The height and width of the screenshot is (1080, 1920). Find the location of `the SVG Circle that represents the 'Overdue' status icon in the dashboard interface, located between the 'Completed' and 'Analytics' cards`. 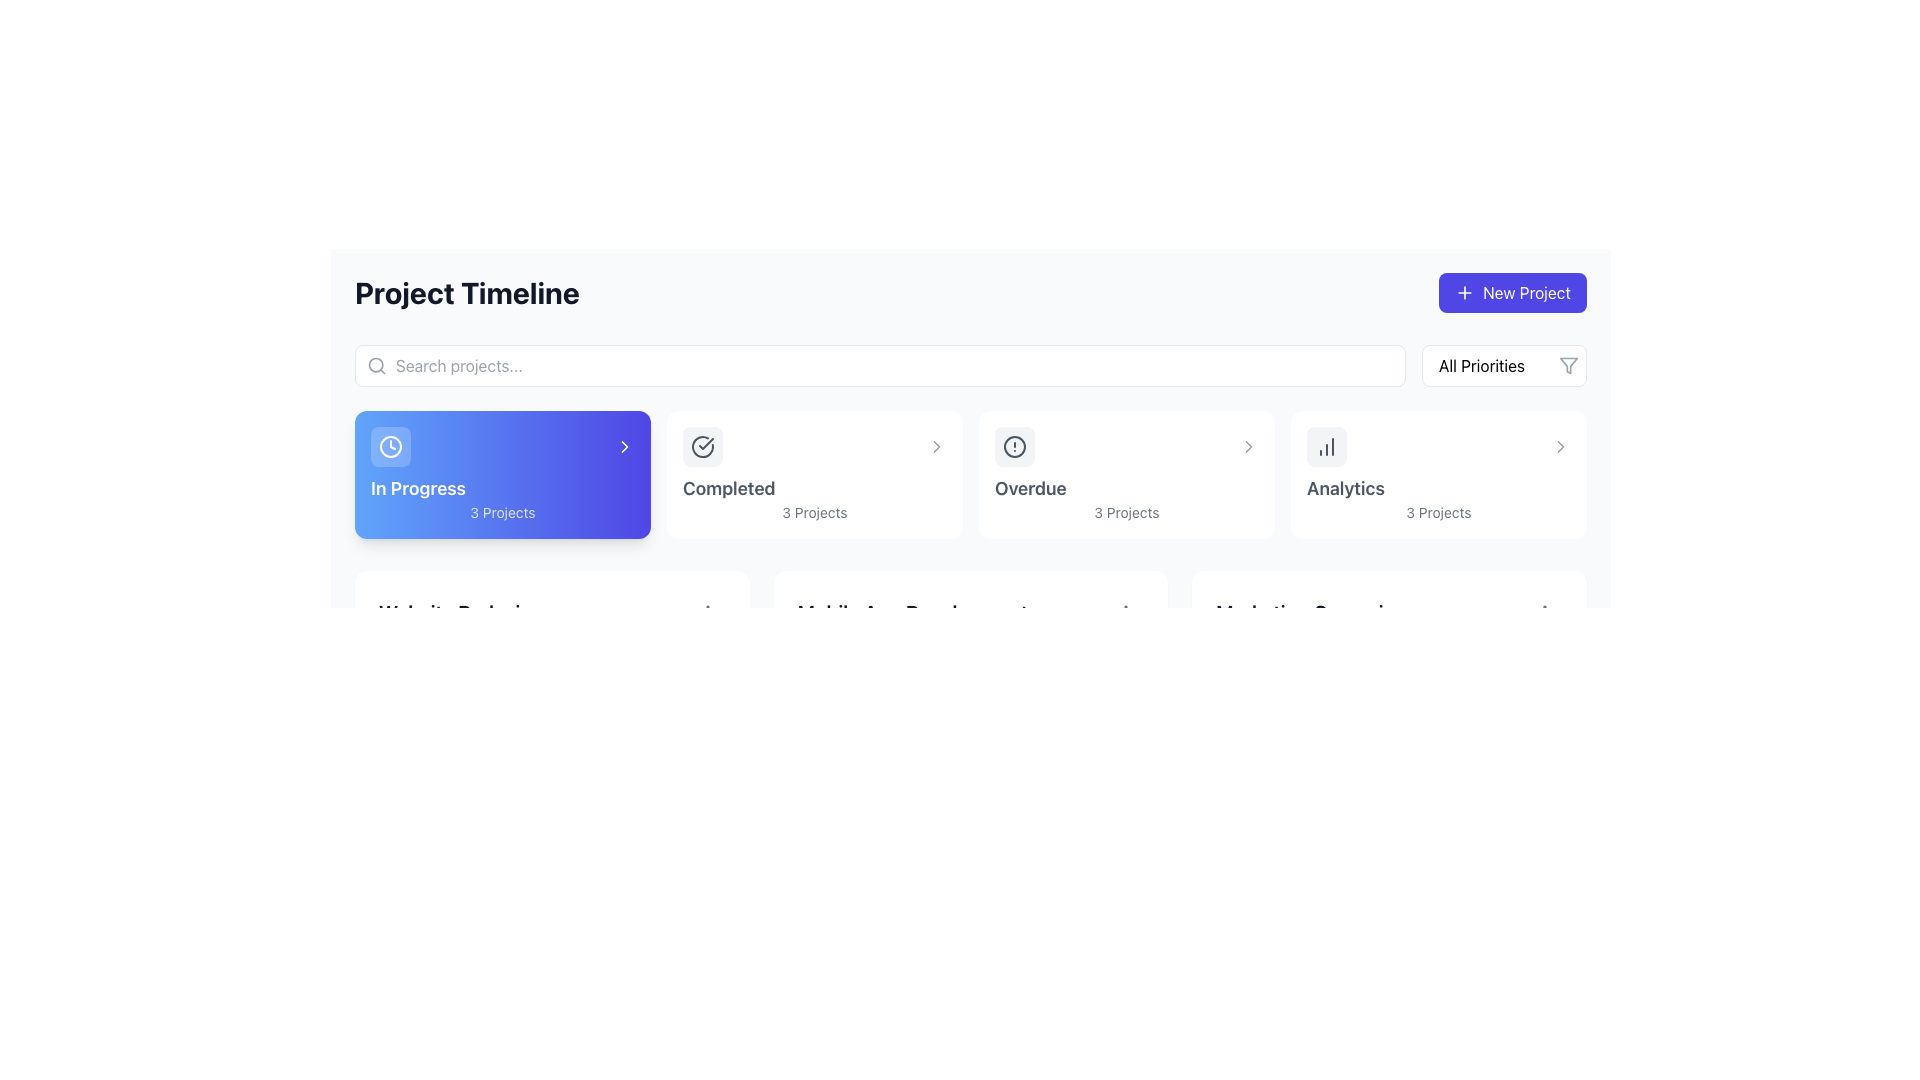

the SVG Circle that represents the 'Overdue' status icon in the dashboard interface, located between the 'Completed' and 'Analytics' cards is located at coordinates (1014, 446).